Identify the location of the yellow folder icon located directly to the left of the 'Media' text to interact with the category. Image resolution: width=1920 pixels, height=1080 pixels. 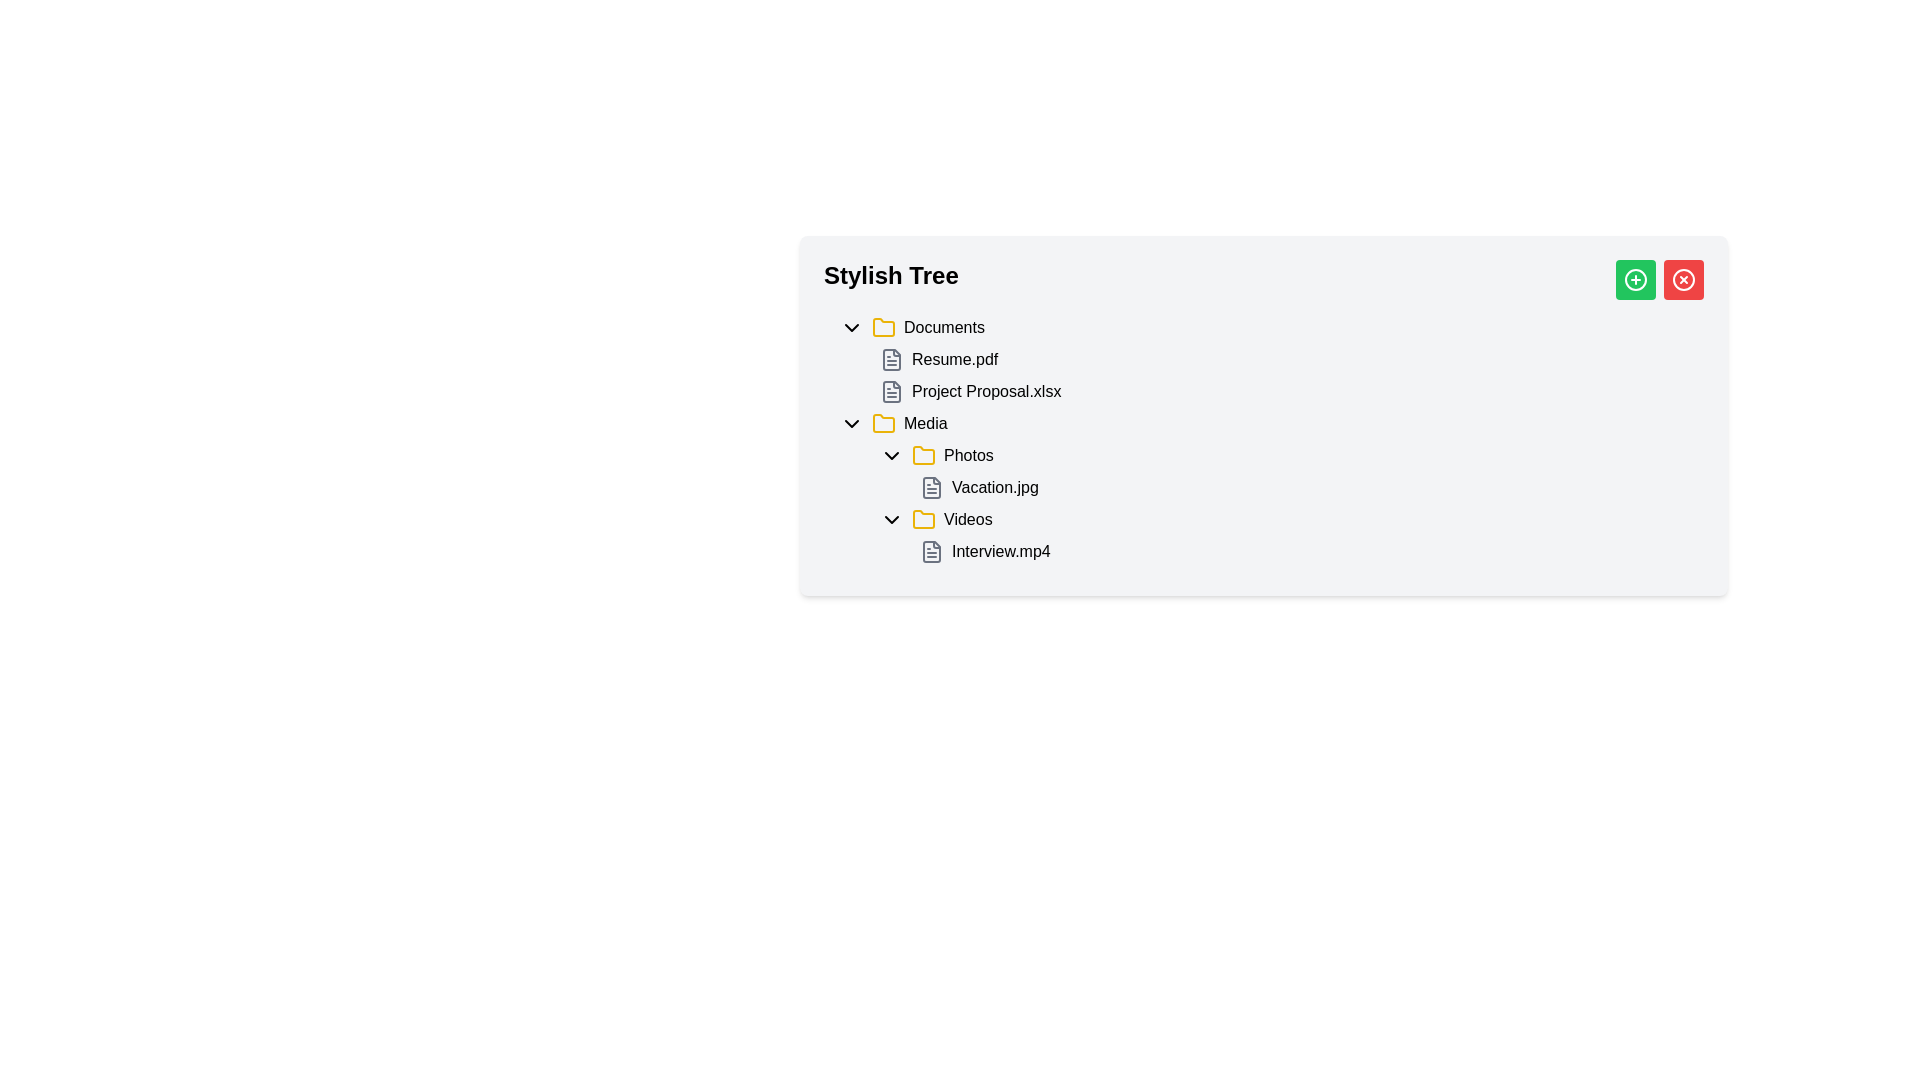
(882, 423).